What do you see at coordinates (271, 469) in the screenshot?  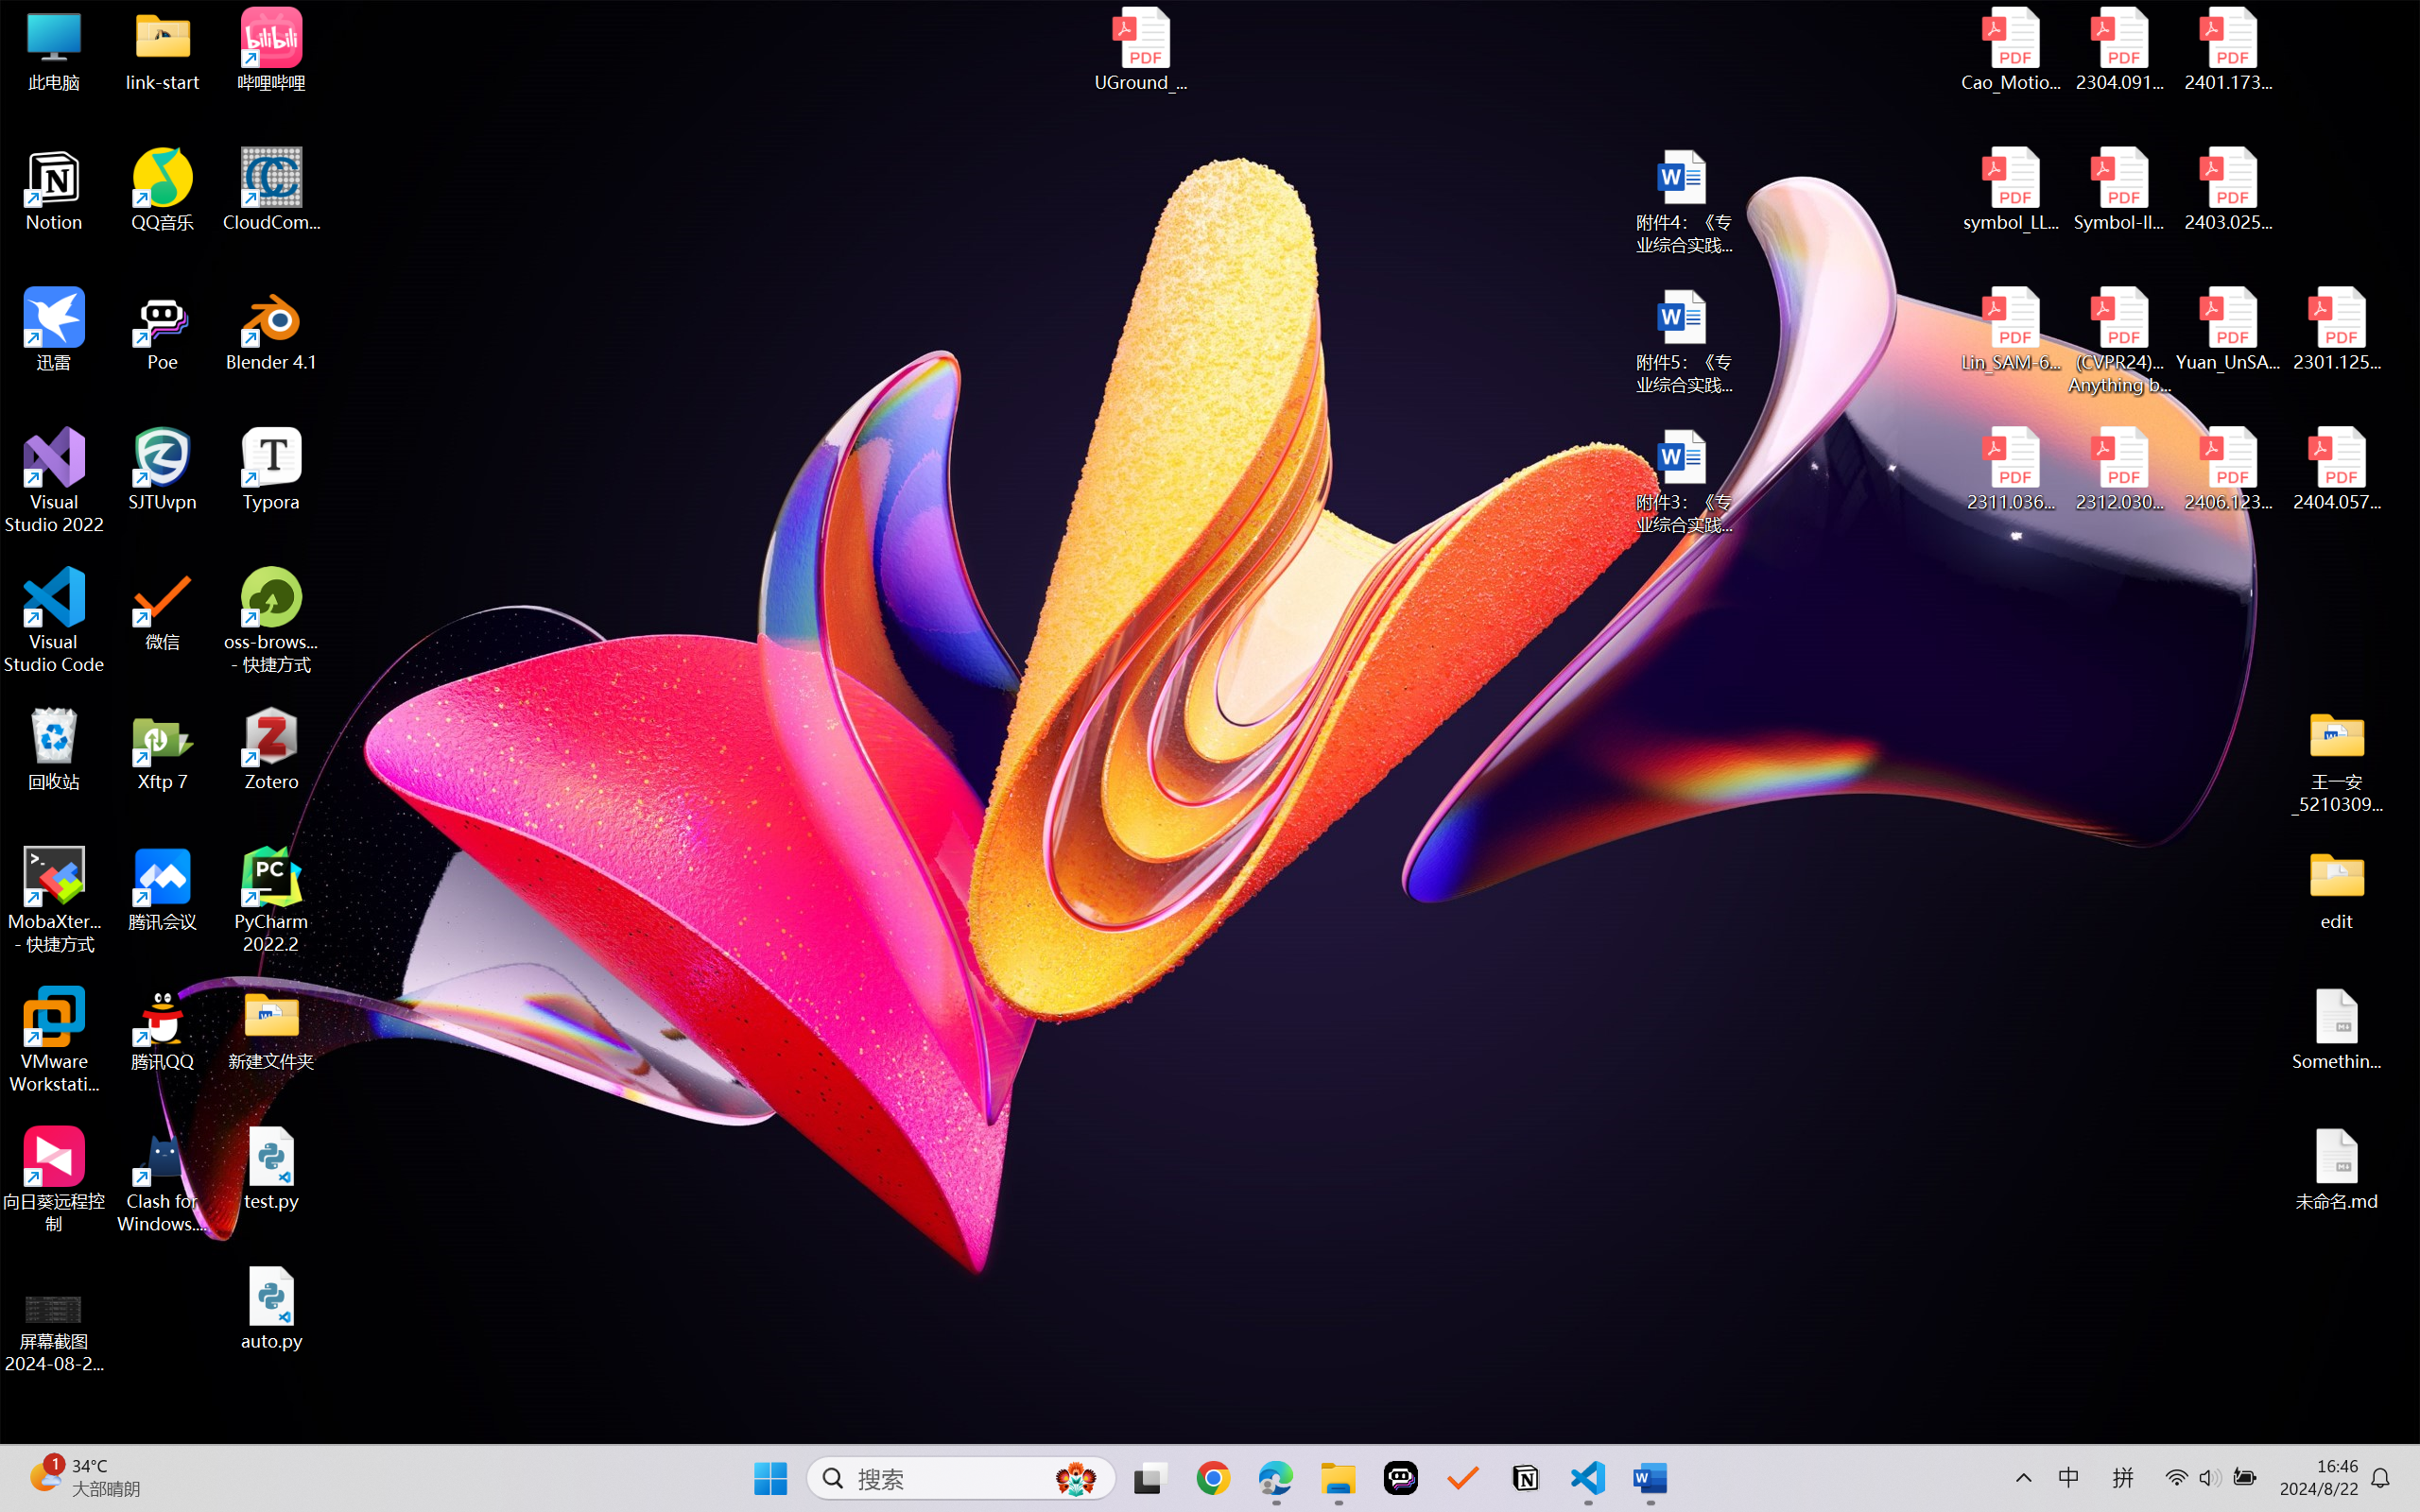 I see `'Typora'` at bounding box center [271, 469].